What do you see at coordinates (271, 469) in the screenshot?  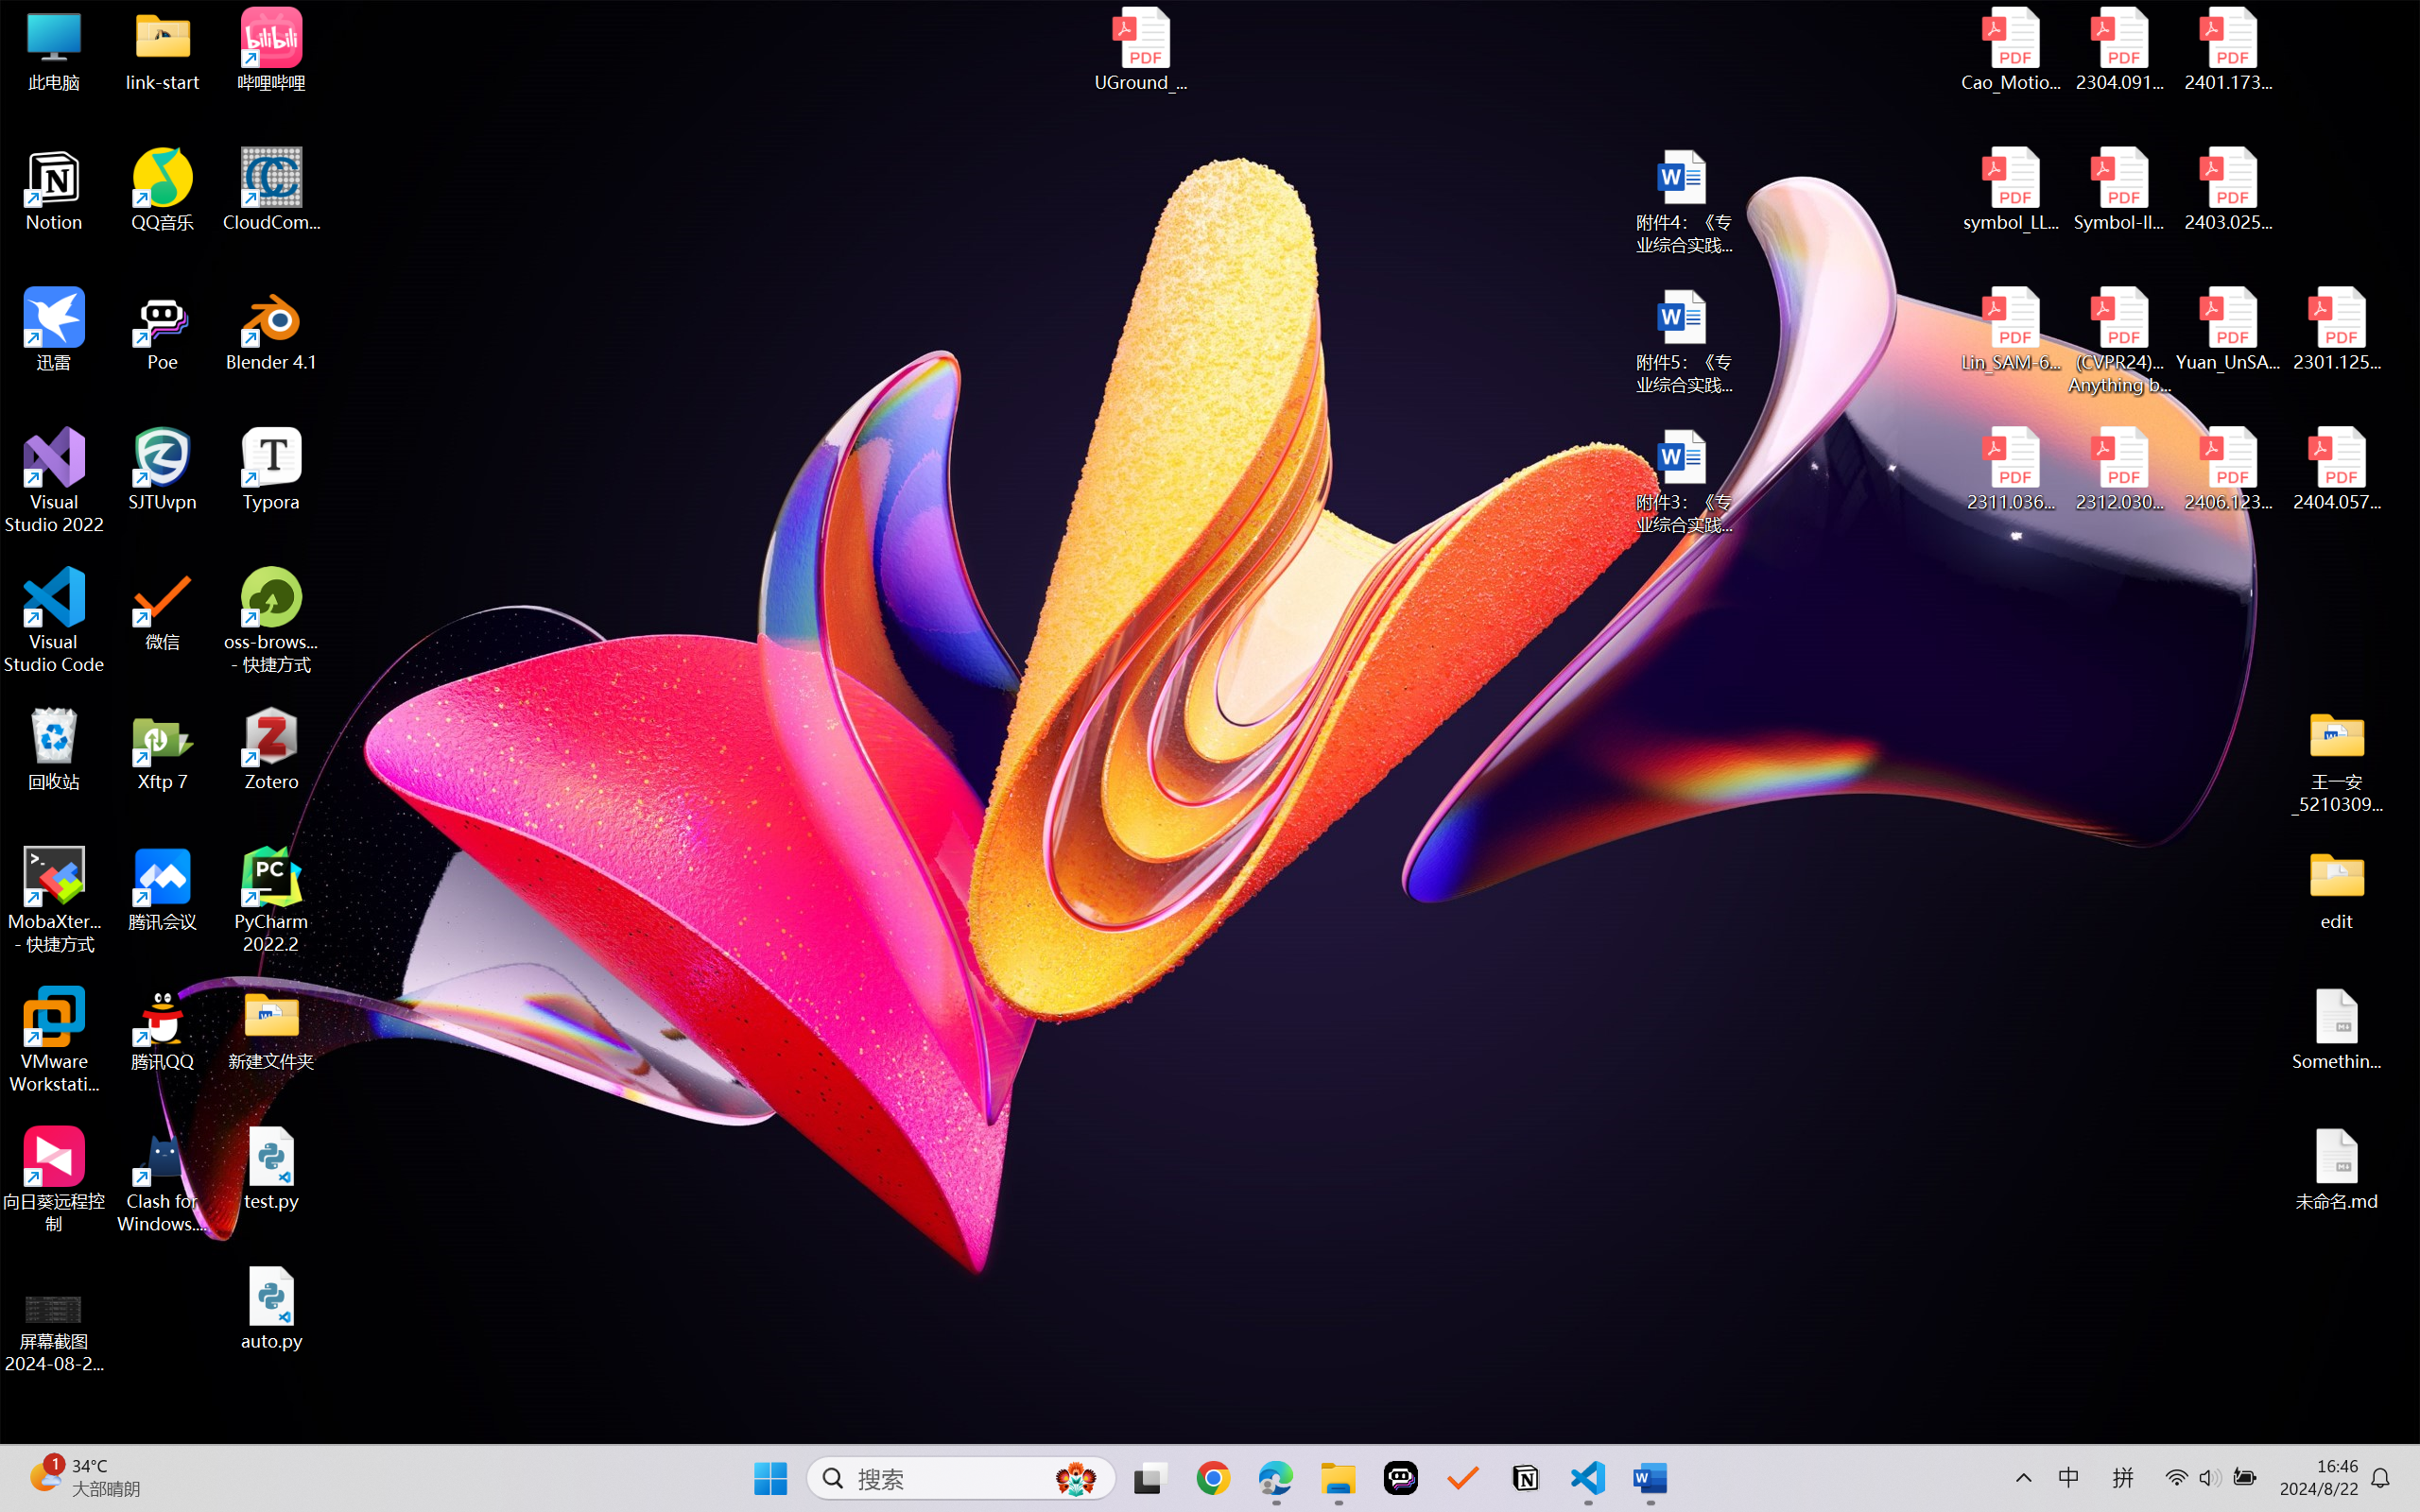 I see `'Typora'` at bounding box center [271, 469].